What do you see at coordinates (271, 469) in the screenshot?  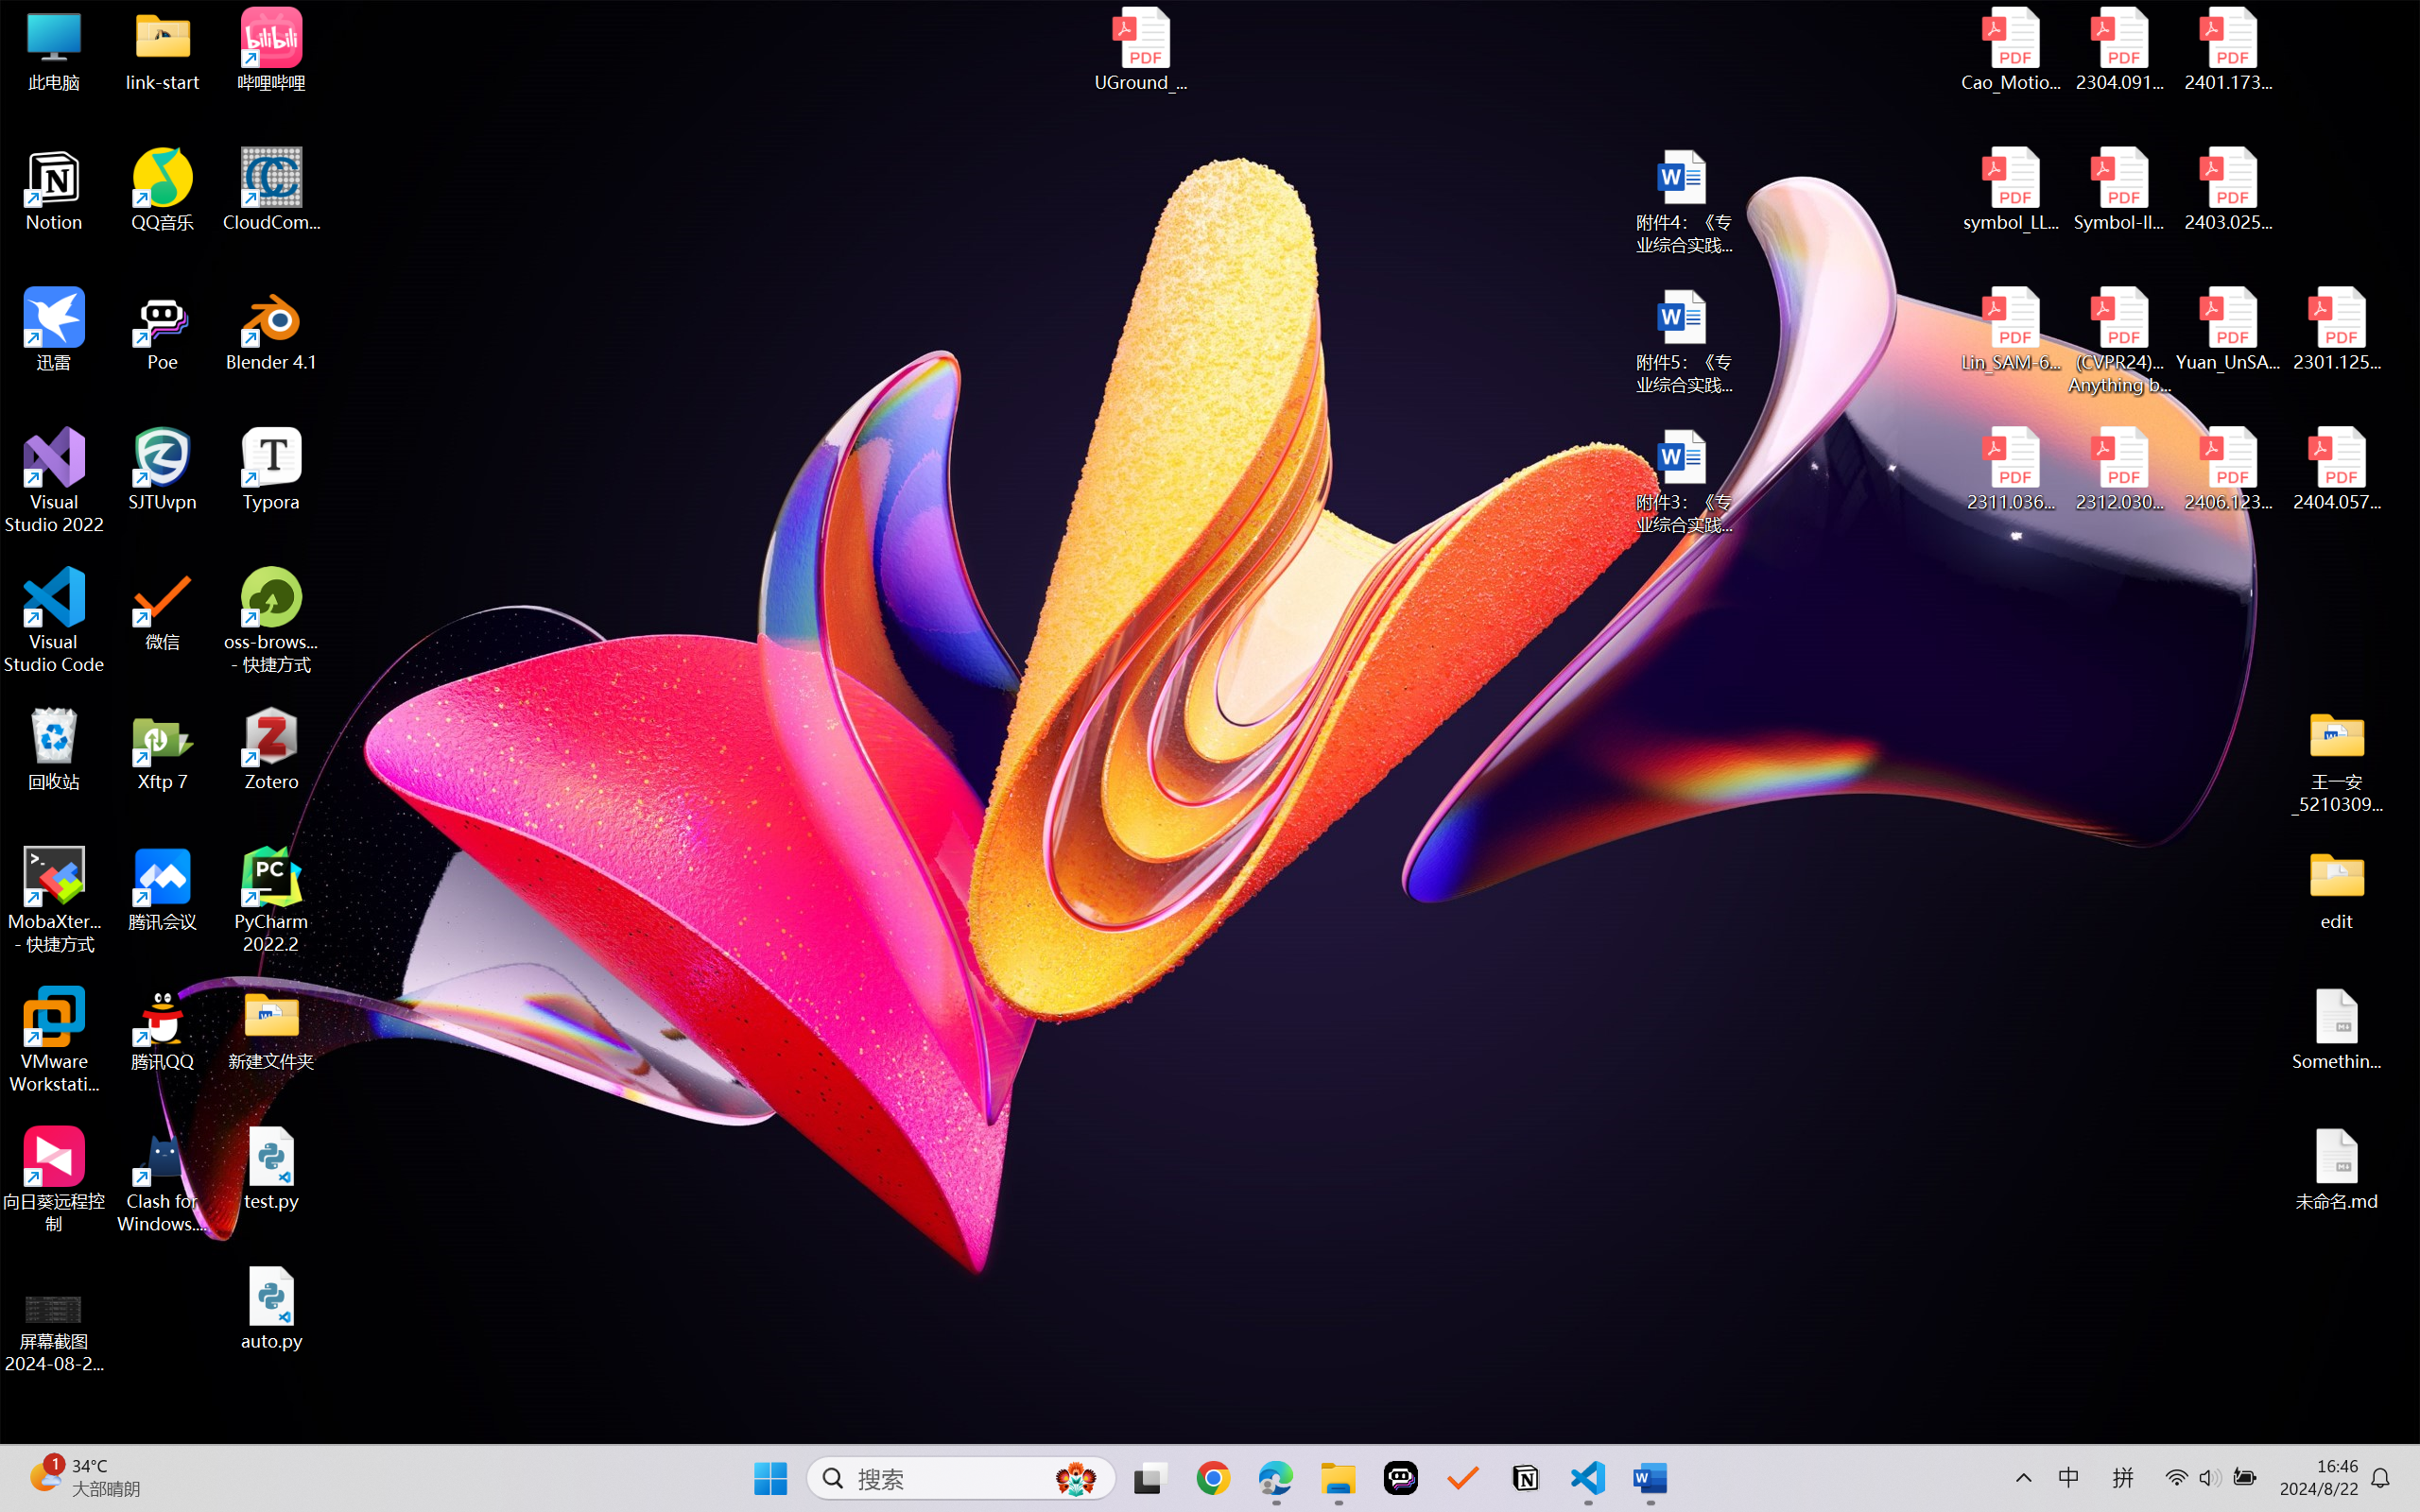 I see `'Typora'` at bounding box center [271, 469].